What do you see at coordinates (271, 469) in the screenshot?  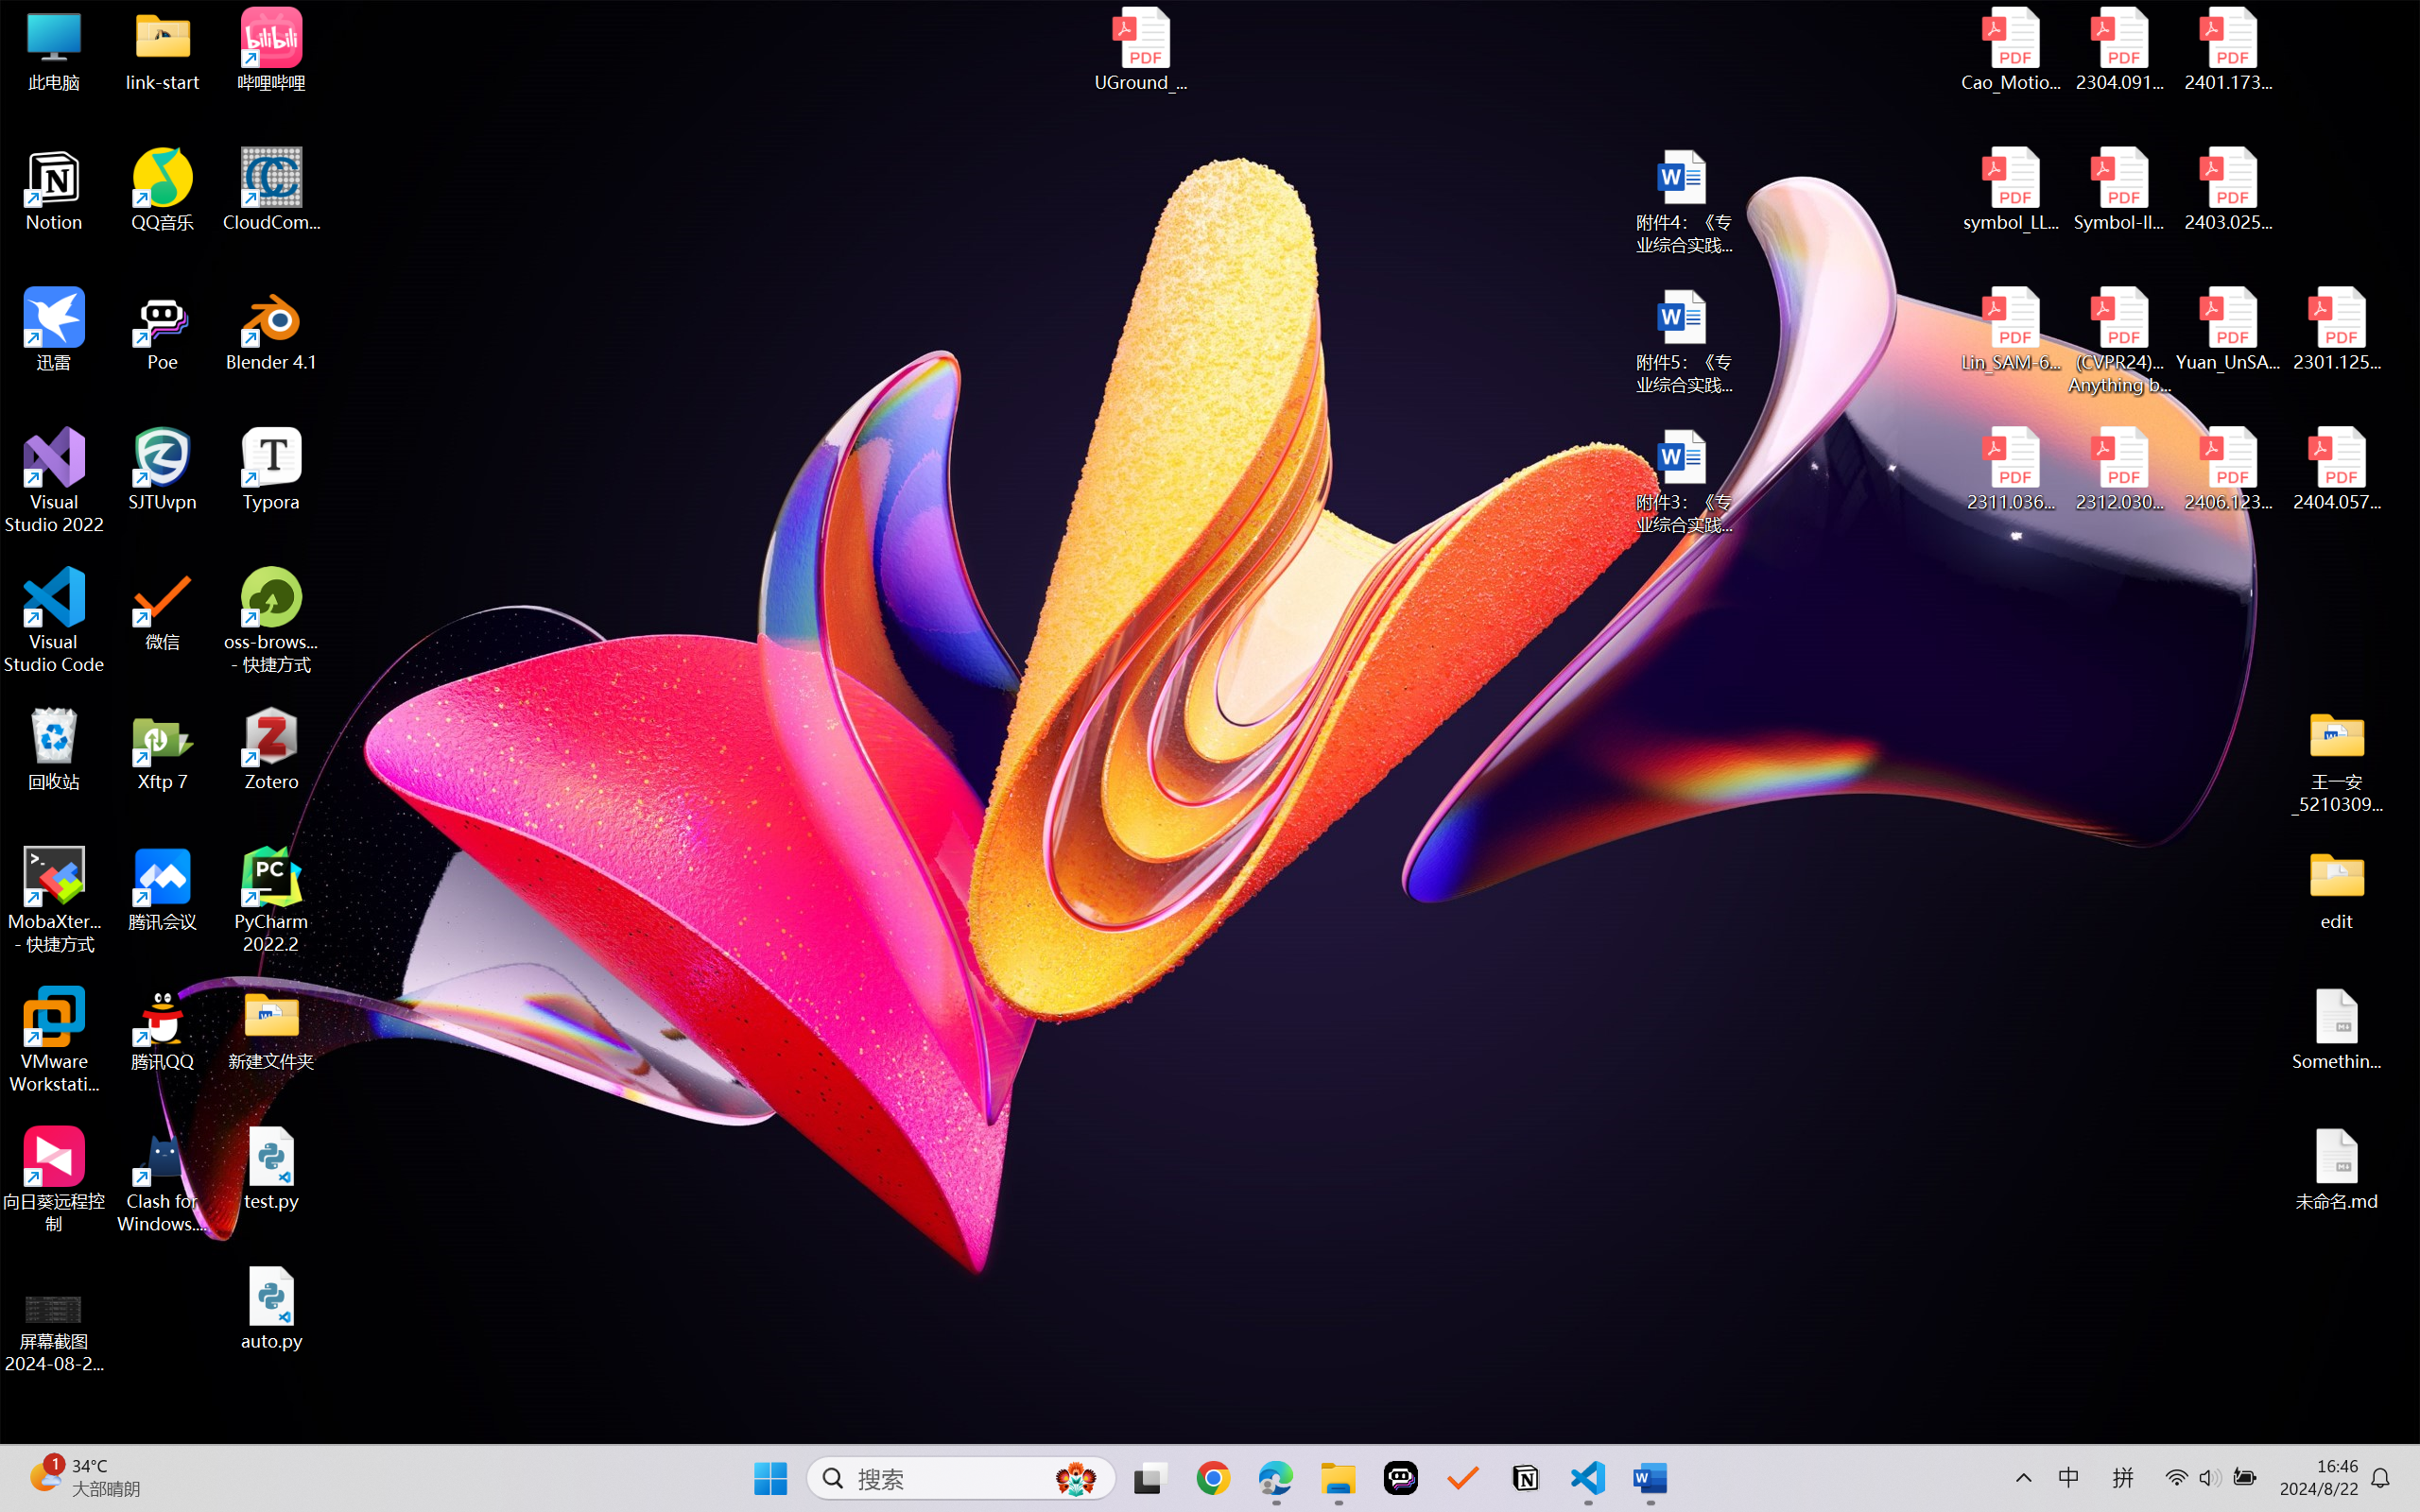 I see `'Typora'` at bounding box center [271, 469].